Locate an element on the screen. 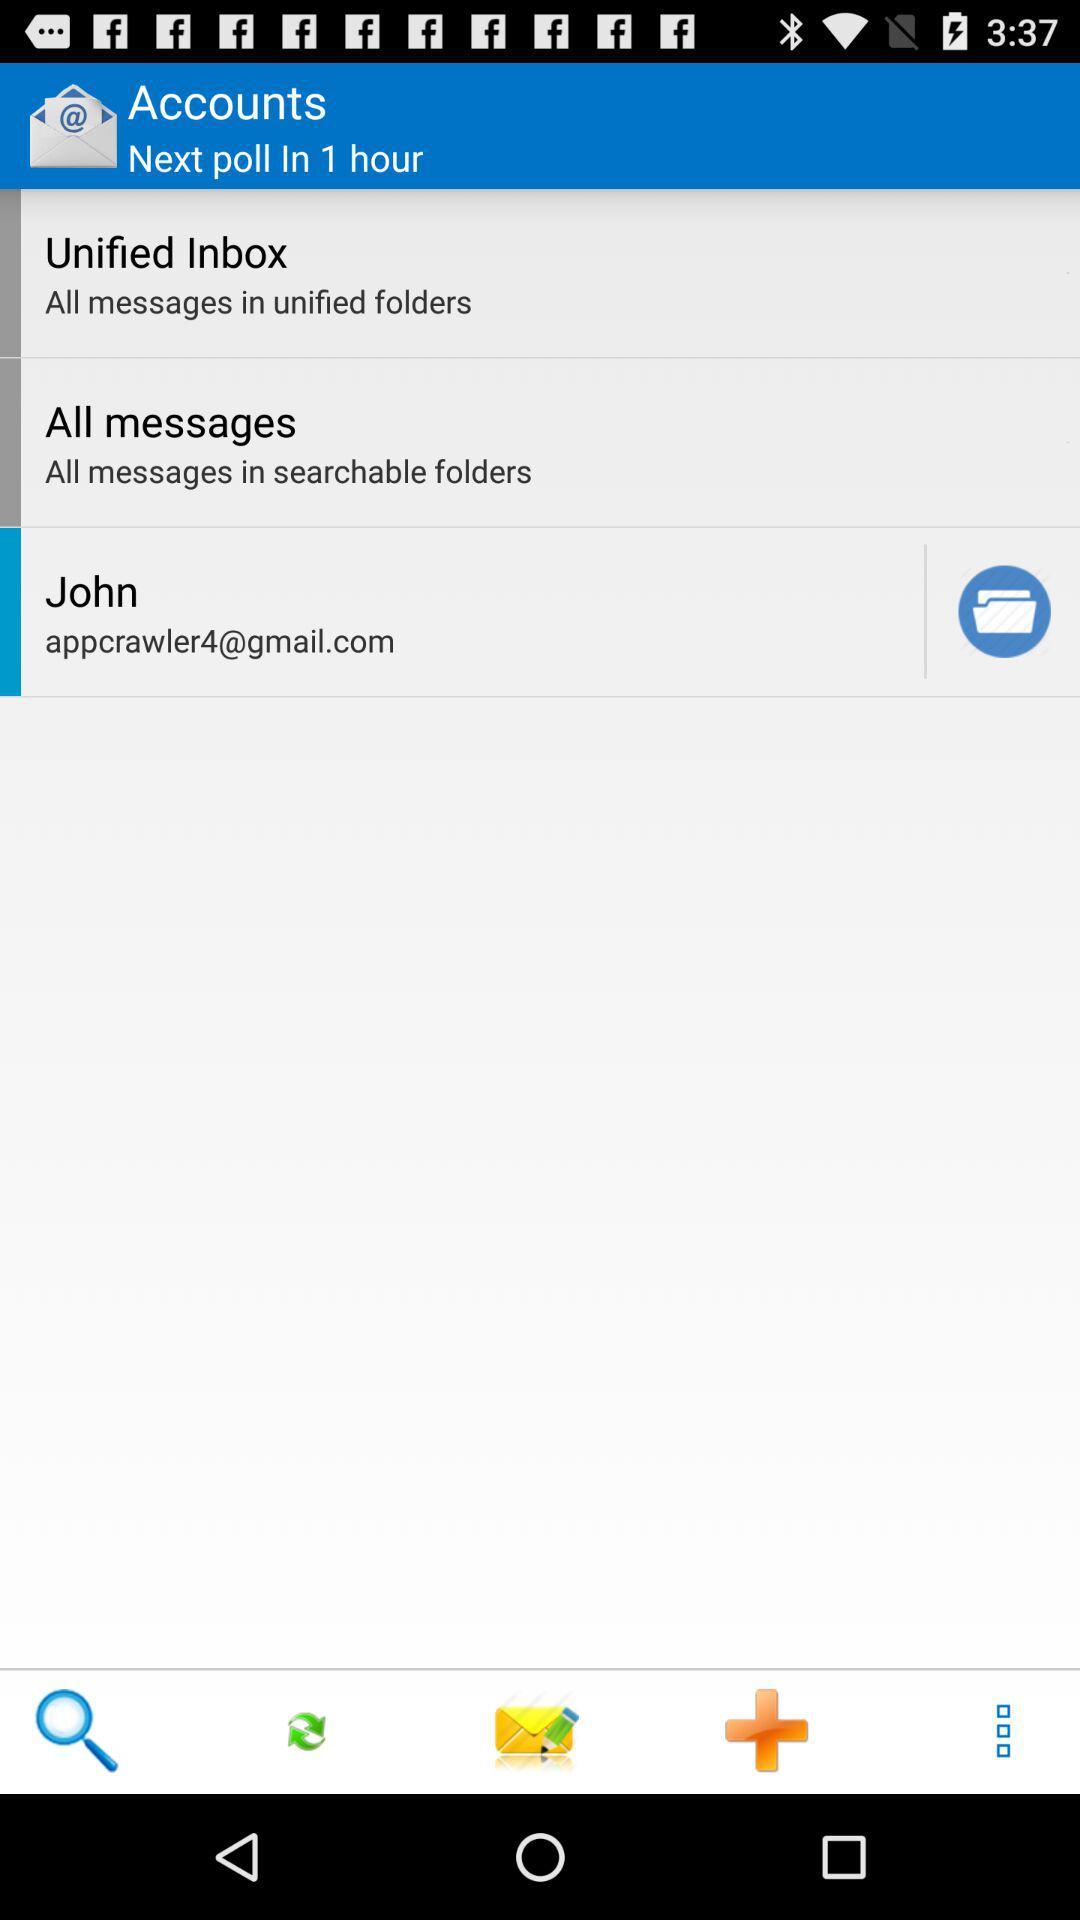 The image size is (1080, 1920). item next to all messages app is located at coordinates (1067, 441).